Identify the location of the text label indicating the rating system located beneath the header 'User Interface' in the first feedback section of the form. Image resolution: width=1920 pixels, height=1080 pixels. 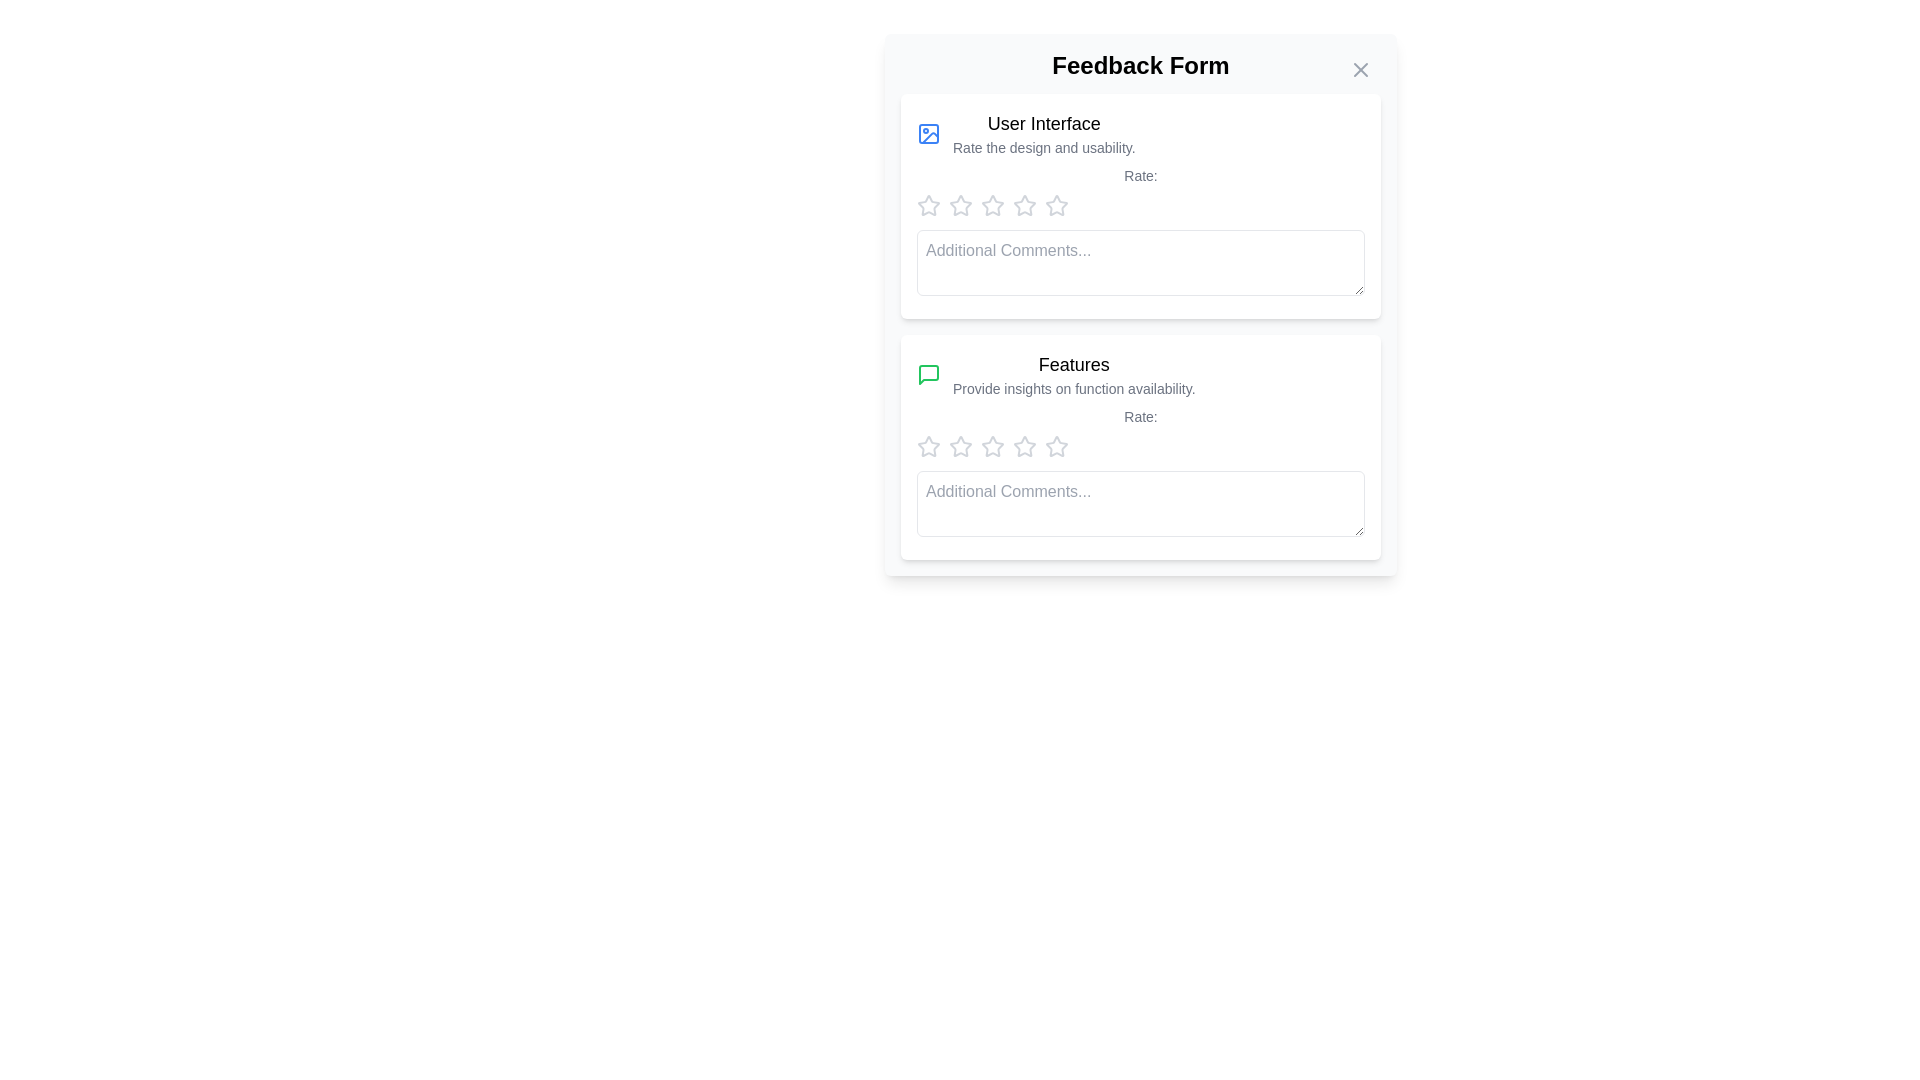
(1141, 175).